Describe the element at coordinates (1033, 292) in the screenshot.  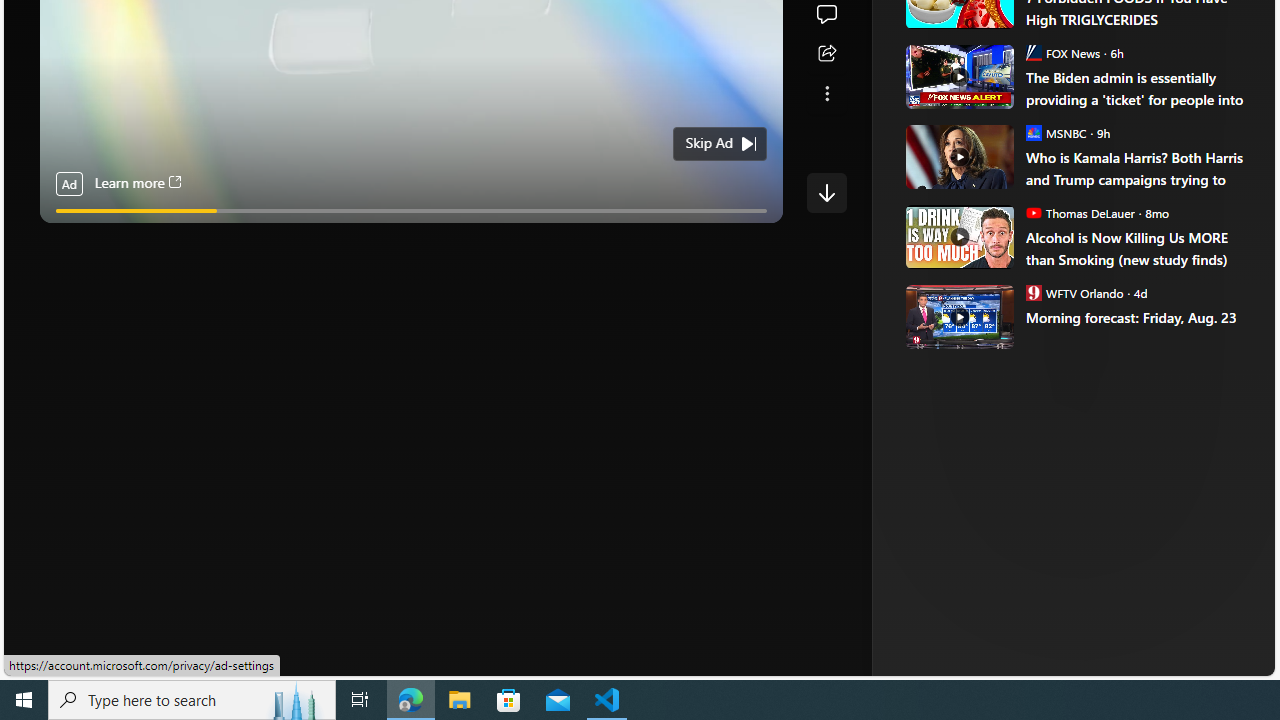
I see `'WFTV Orlando'` at that location.